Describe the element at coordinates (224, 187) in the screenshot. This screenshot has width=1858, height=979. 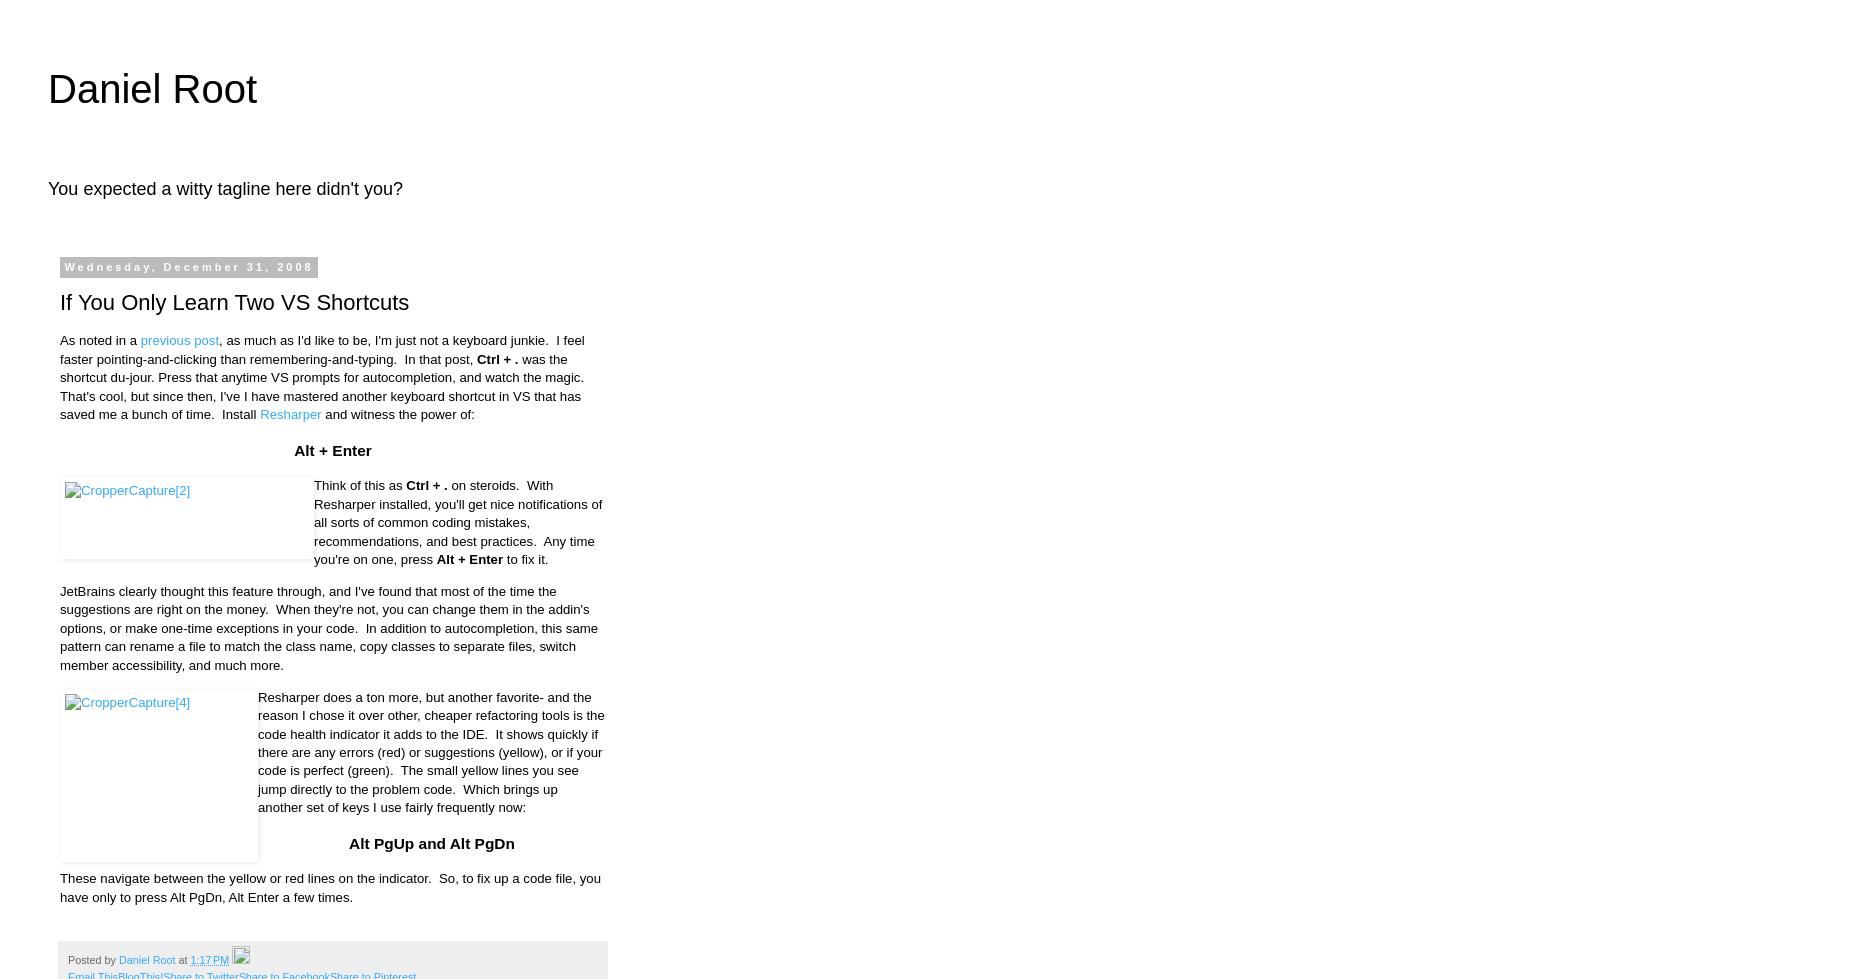
I see `'You expected a witty tagline here didn't you?'` at that location.